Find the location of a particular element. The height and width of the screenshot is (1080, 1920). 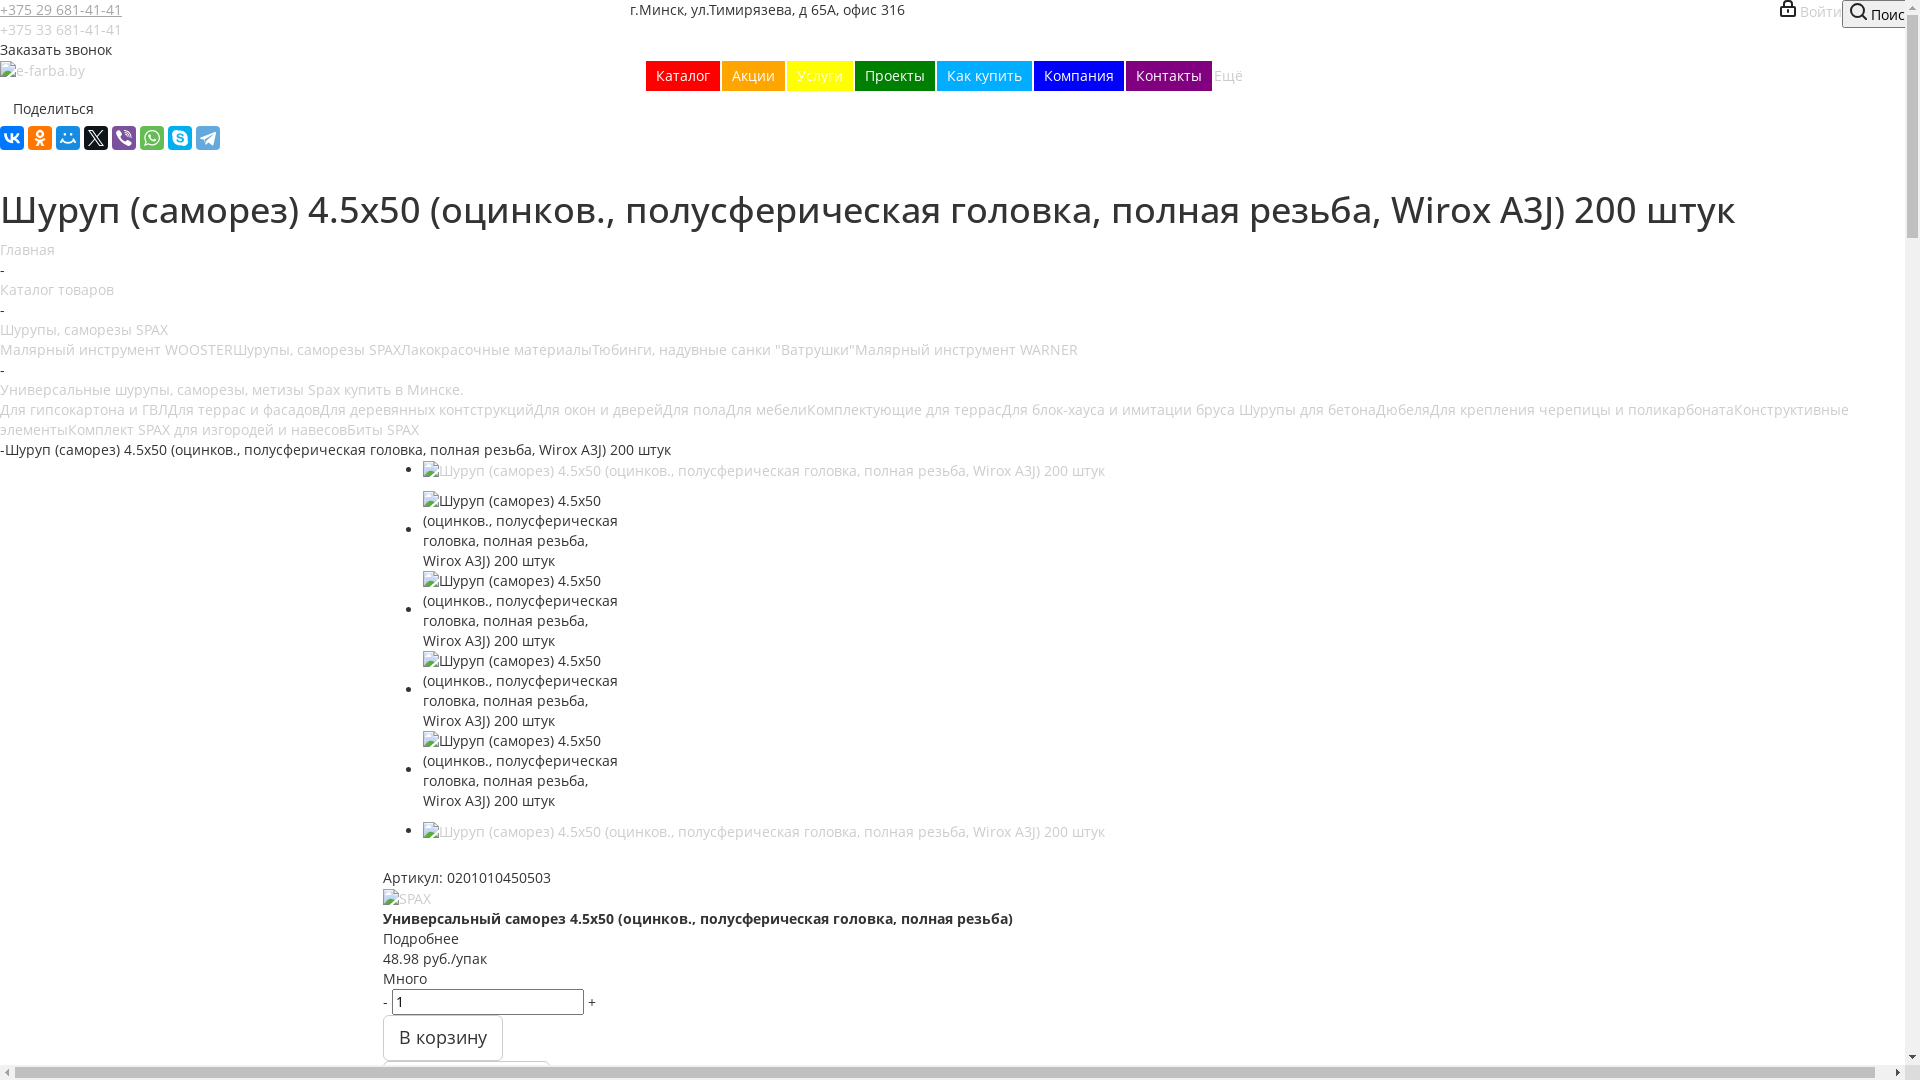

'+375 29 681-41-41' is located at coordinates (0, 9).